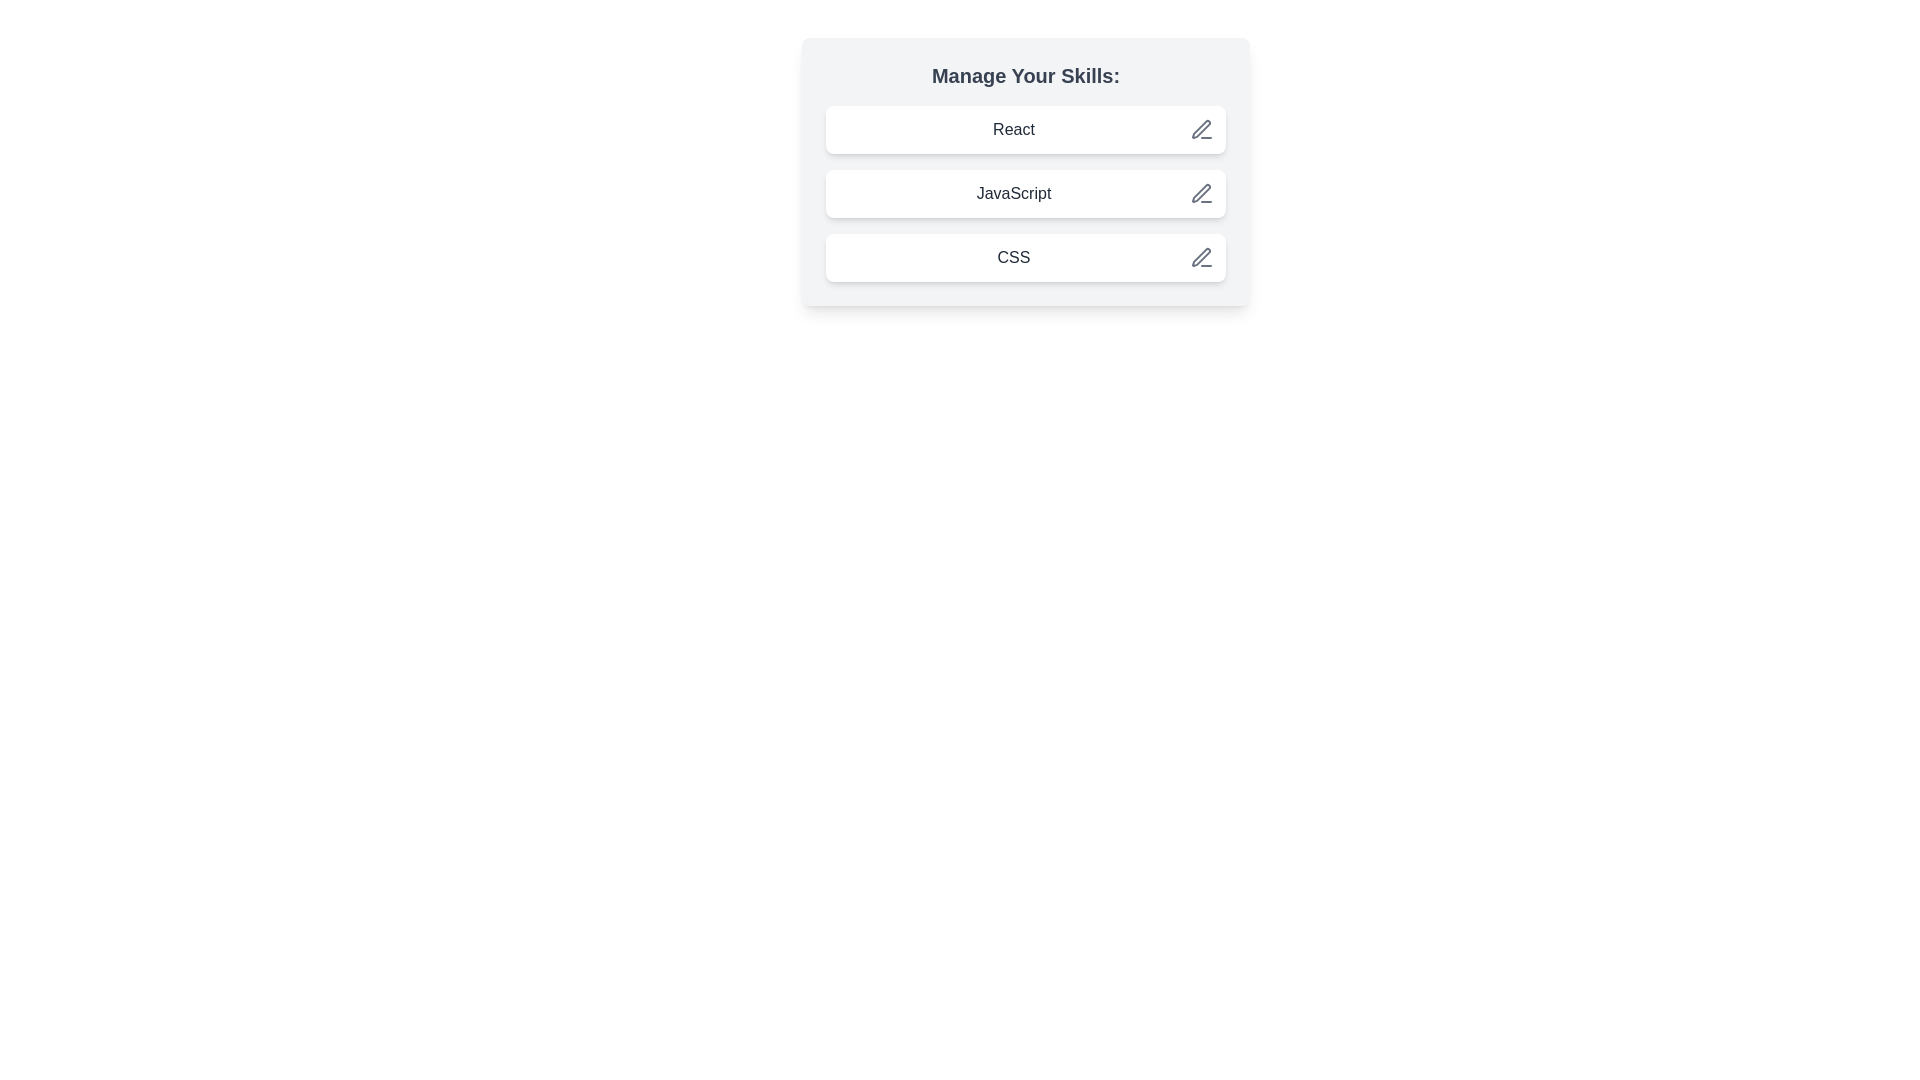 This screenshot has height=1080, width=1920. Describe the element at coordinates (1200, 193) in the screenshot. I see `the save button for the chip labeled JavaScript` at that location.